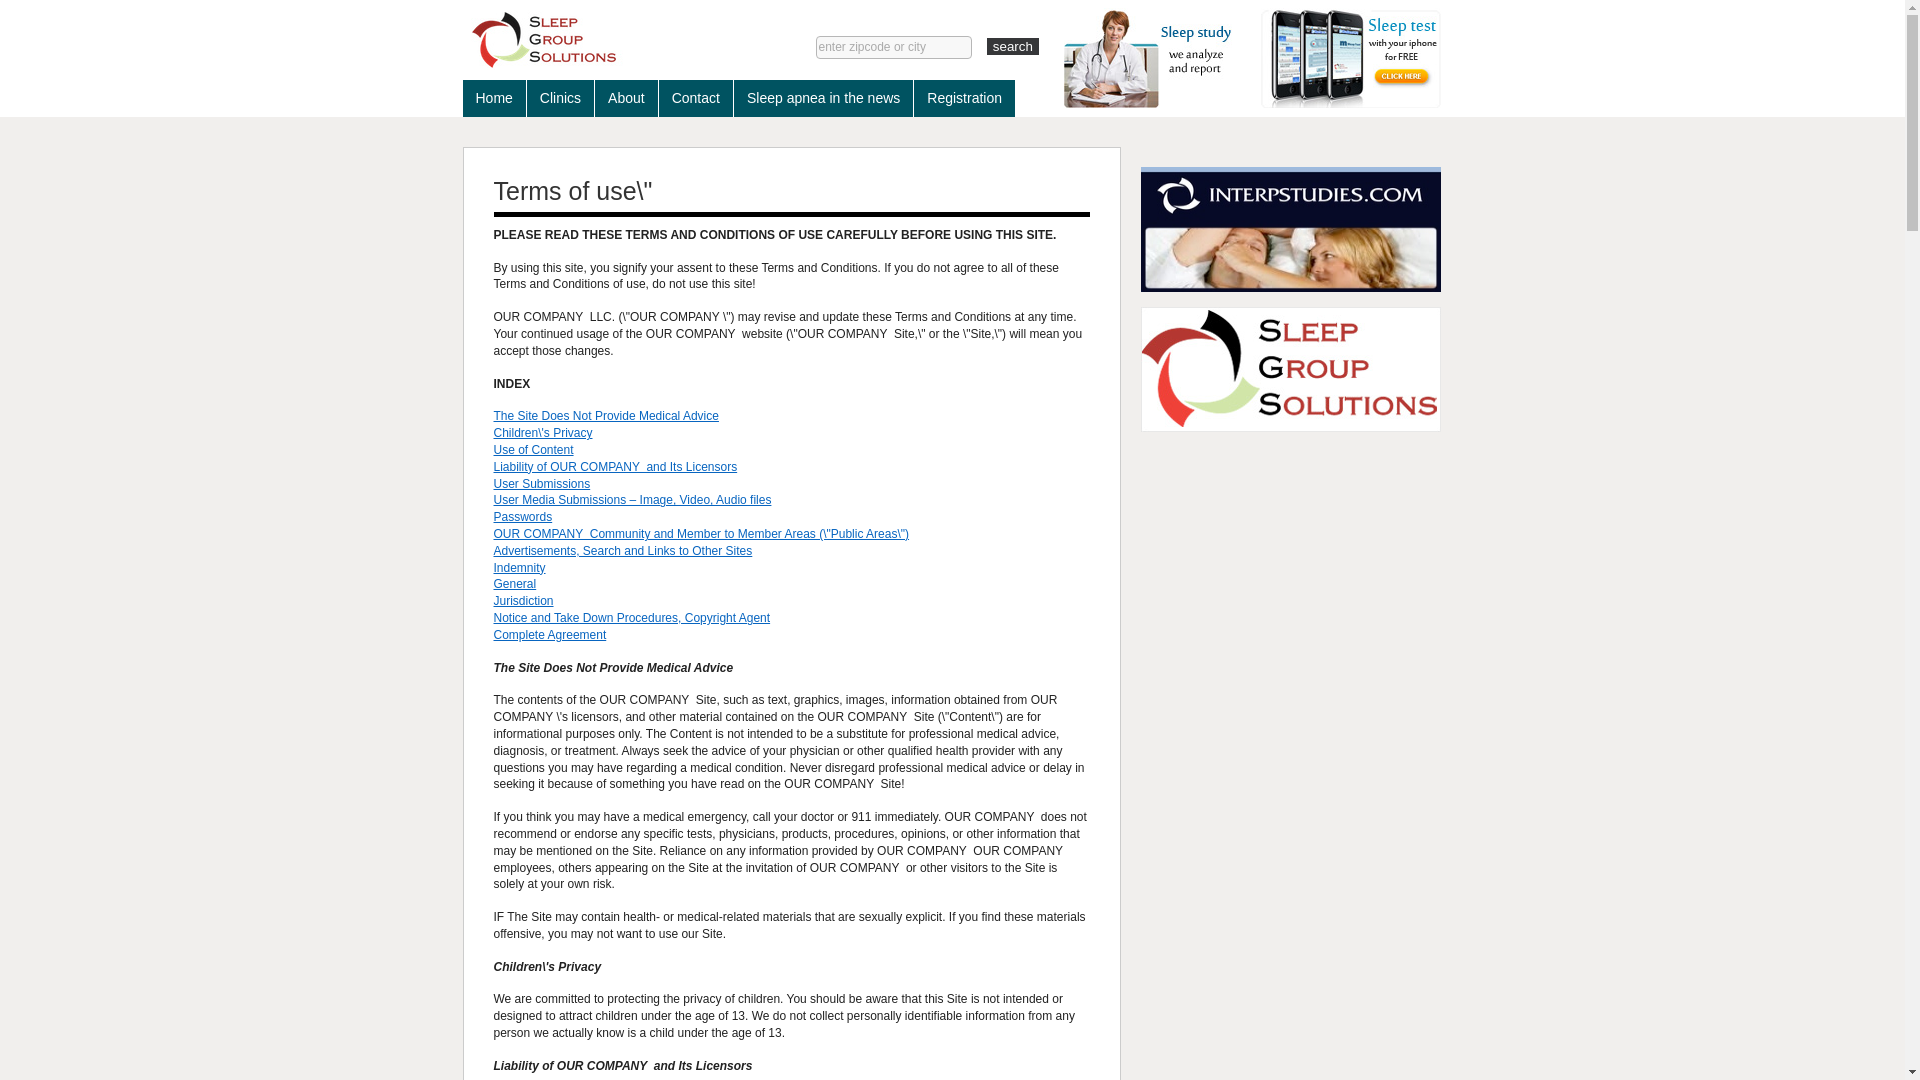 The image size is (1920, 1080). What do you see at coordinates (614, 466) in the screenshot?
I see `'Liability of OUR COMPANY  and Its Licensors'` at bounding box center [614, 466].